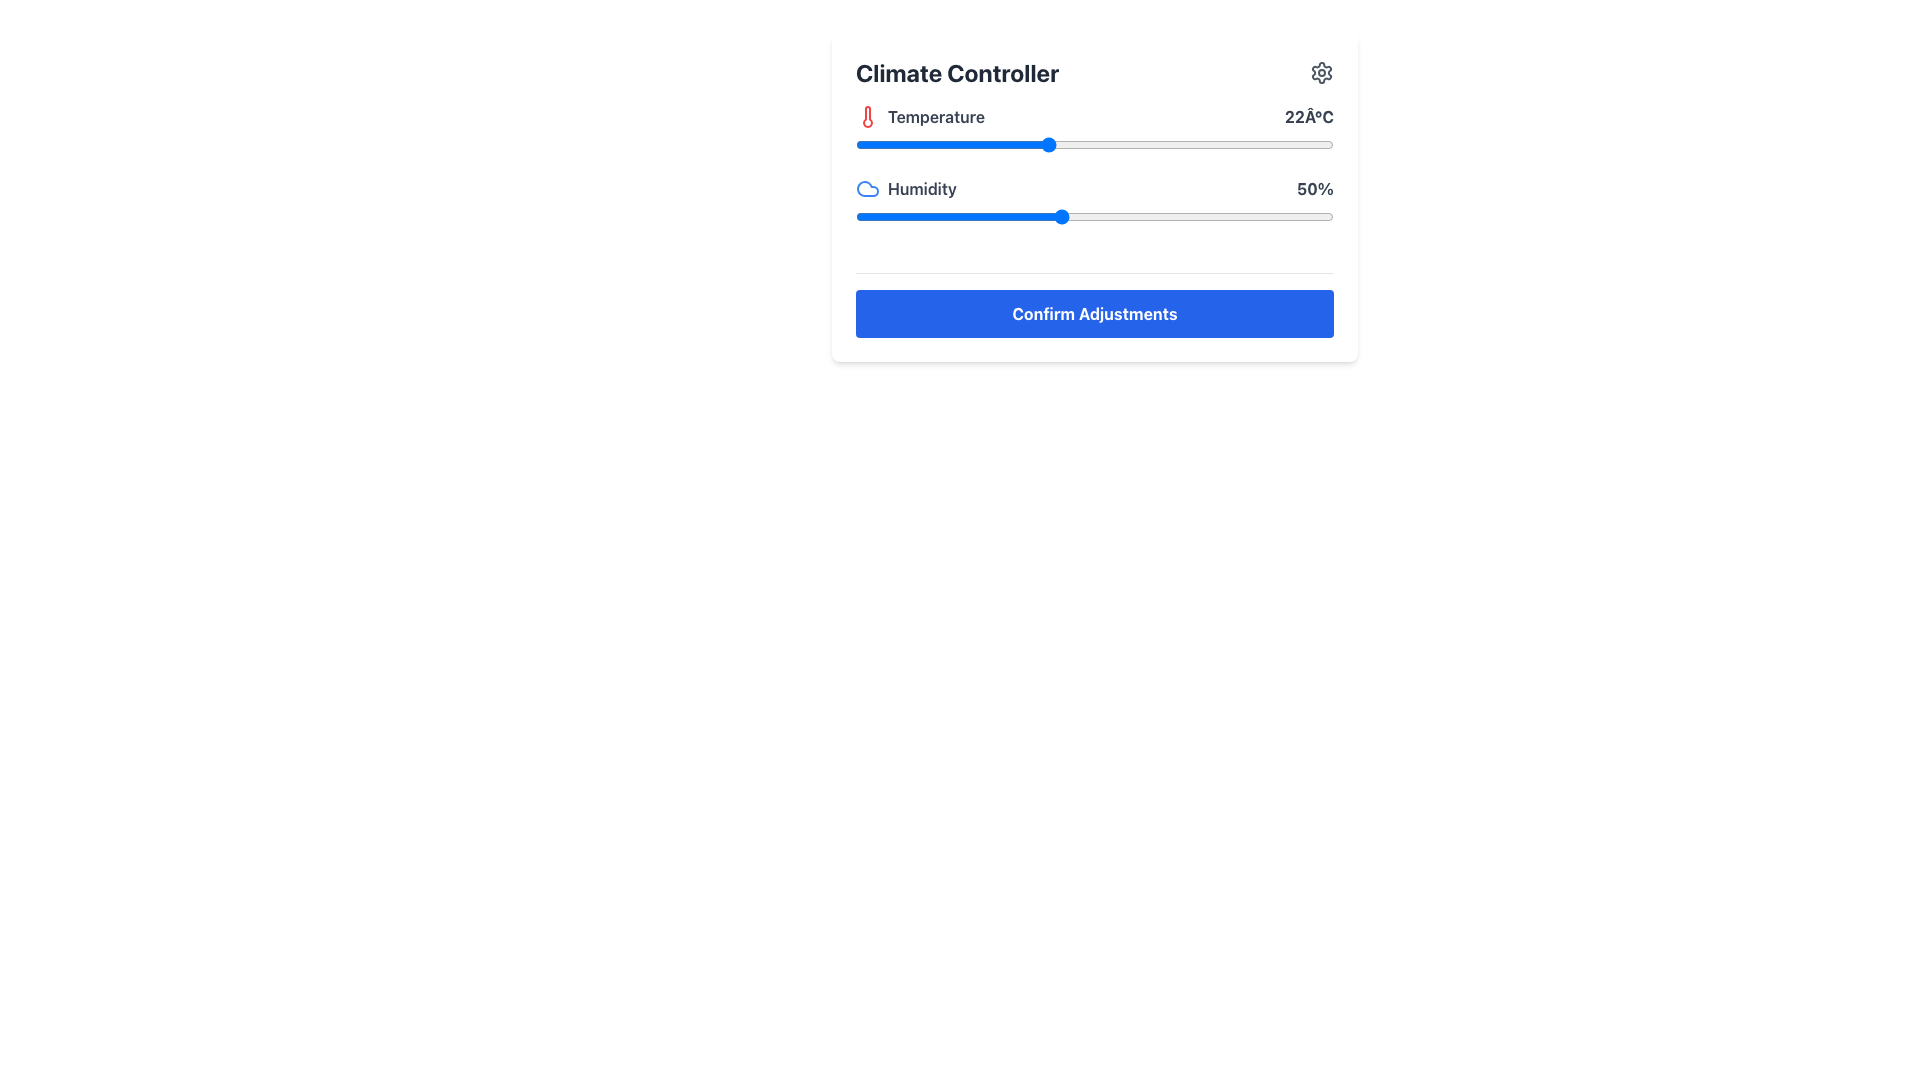  Describe the element at coordinates (1221, 144) in the screenshot. I see `the temperature` at that location.